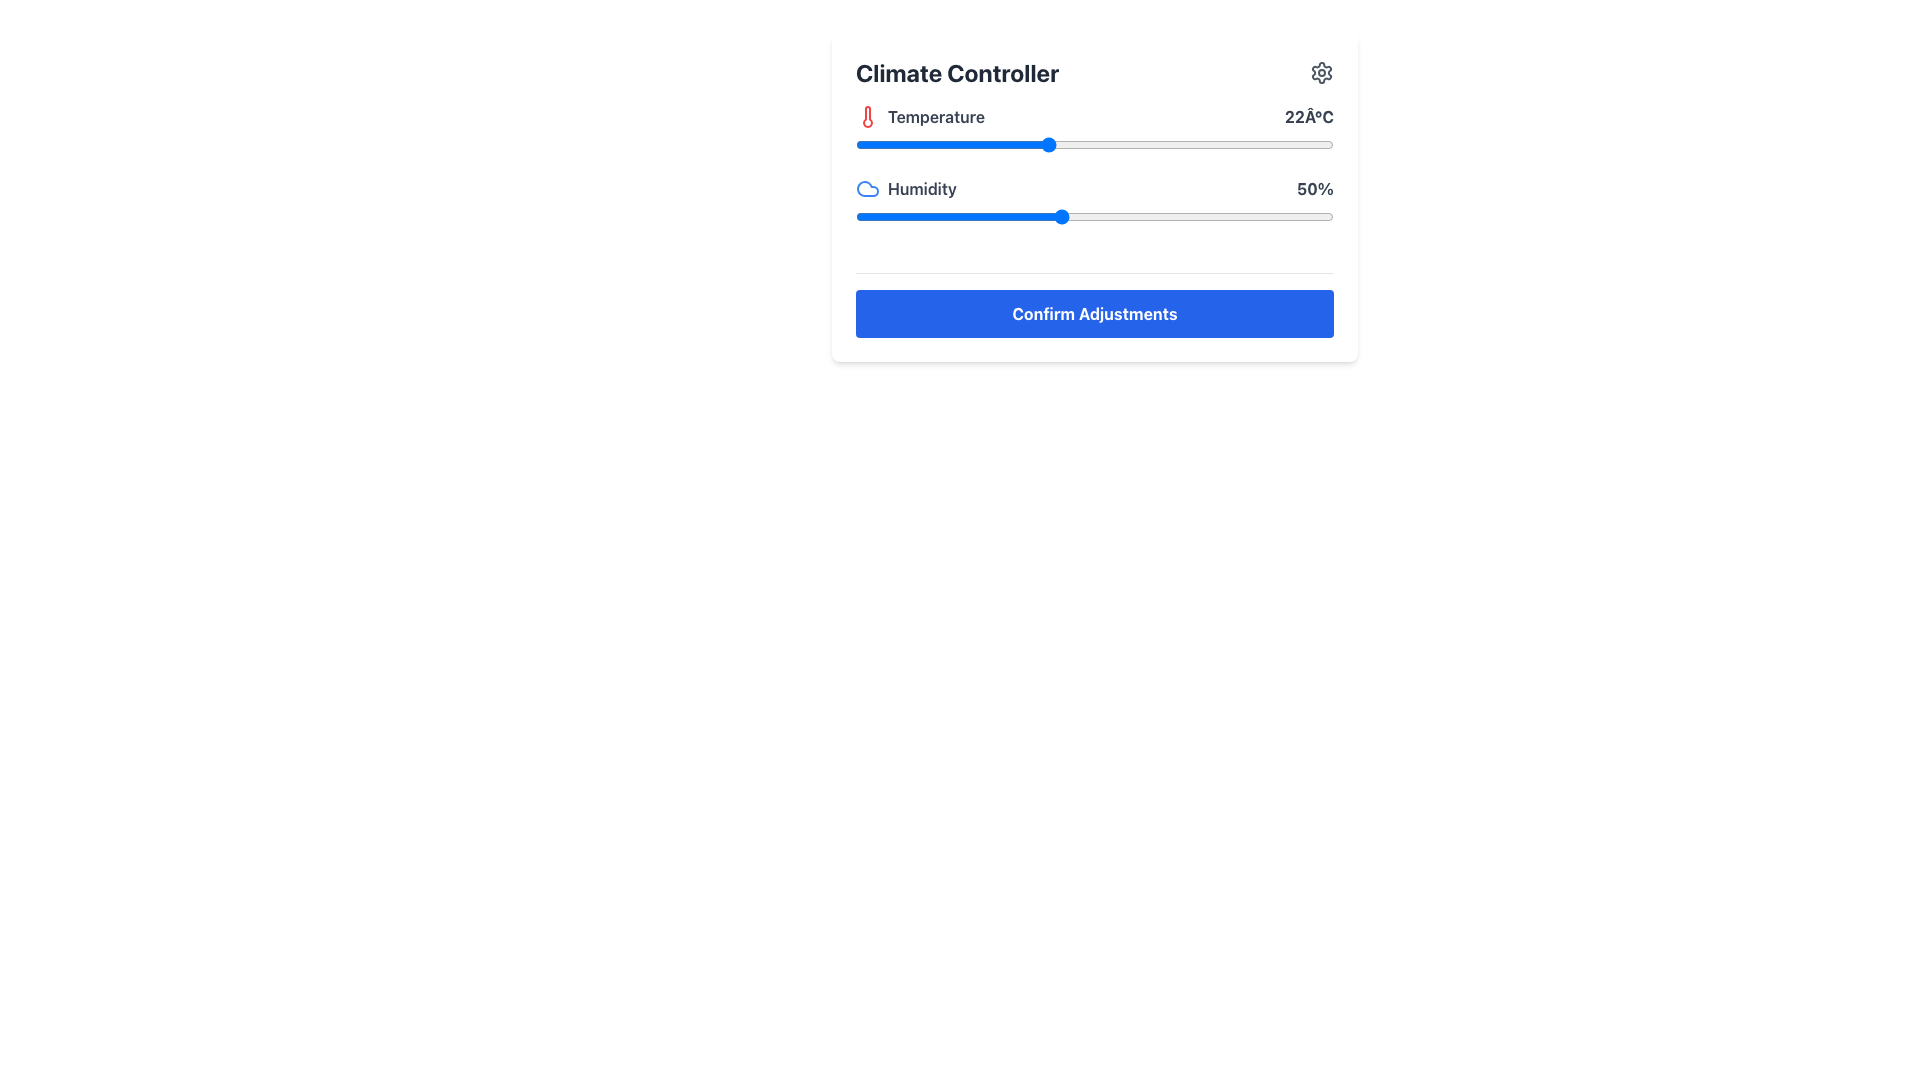  Describe the element at coordinates (1221, 144) in the screenshot. I see `the temperature` at that location.